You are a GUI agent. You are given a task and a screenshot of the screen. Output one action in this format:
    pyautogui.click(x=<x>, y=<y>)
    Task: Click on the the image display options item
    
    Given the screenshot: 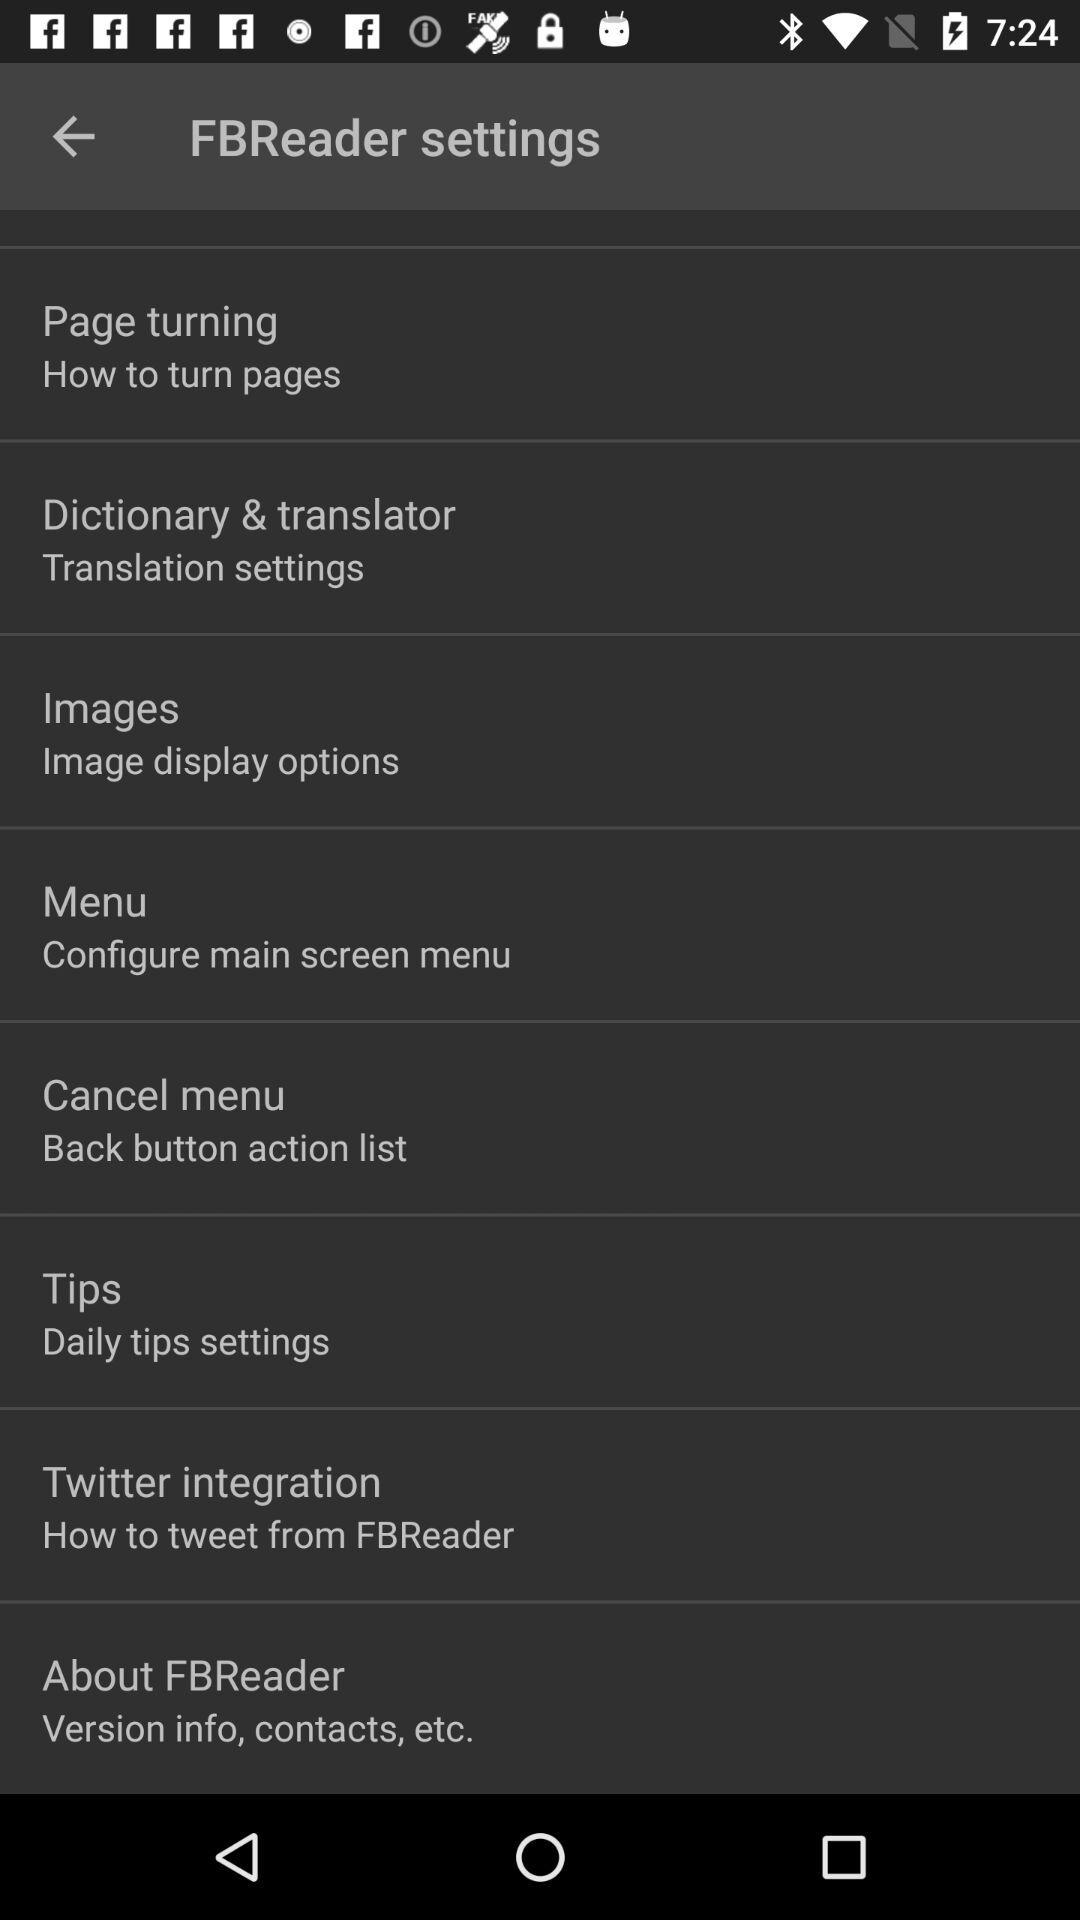 What is the action you would take?
    pyautogui.click(x=220, y=758)
    